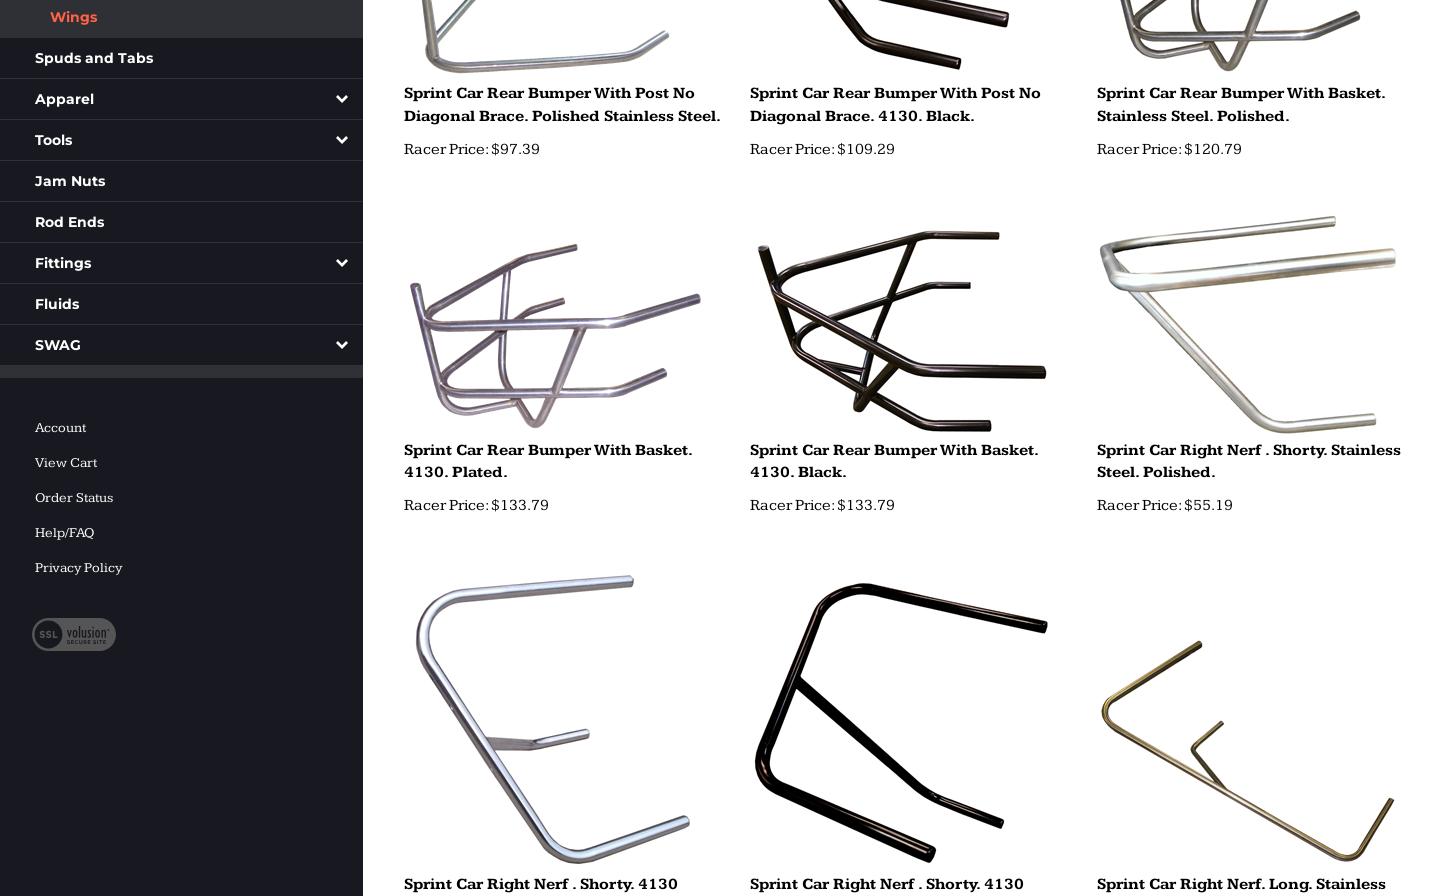 Image resolution: width=1450 pixels, height=896 pixels. Describe the element at coordinates (56, 304) in the screenshot. I see `'Fluids'` at that location.